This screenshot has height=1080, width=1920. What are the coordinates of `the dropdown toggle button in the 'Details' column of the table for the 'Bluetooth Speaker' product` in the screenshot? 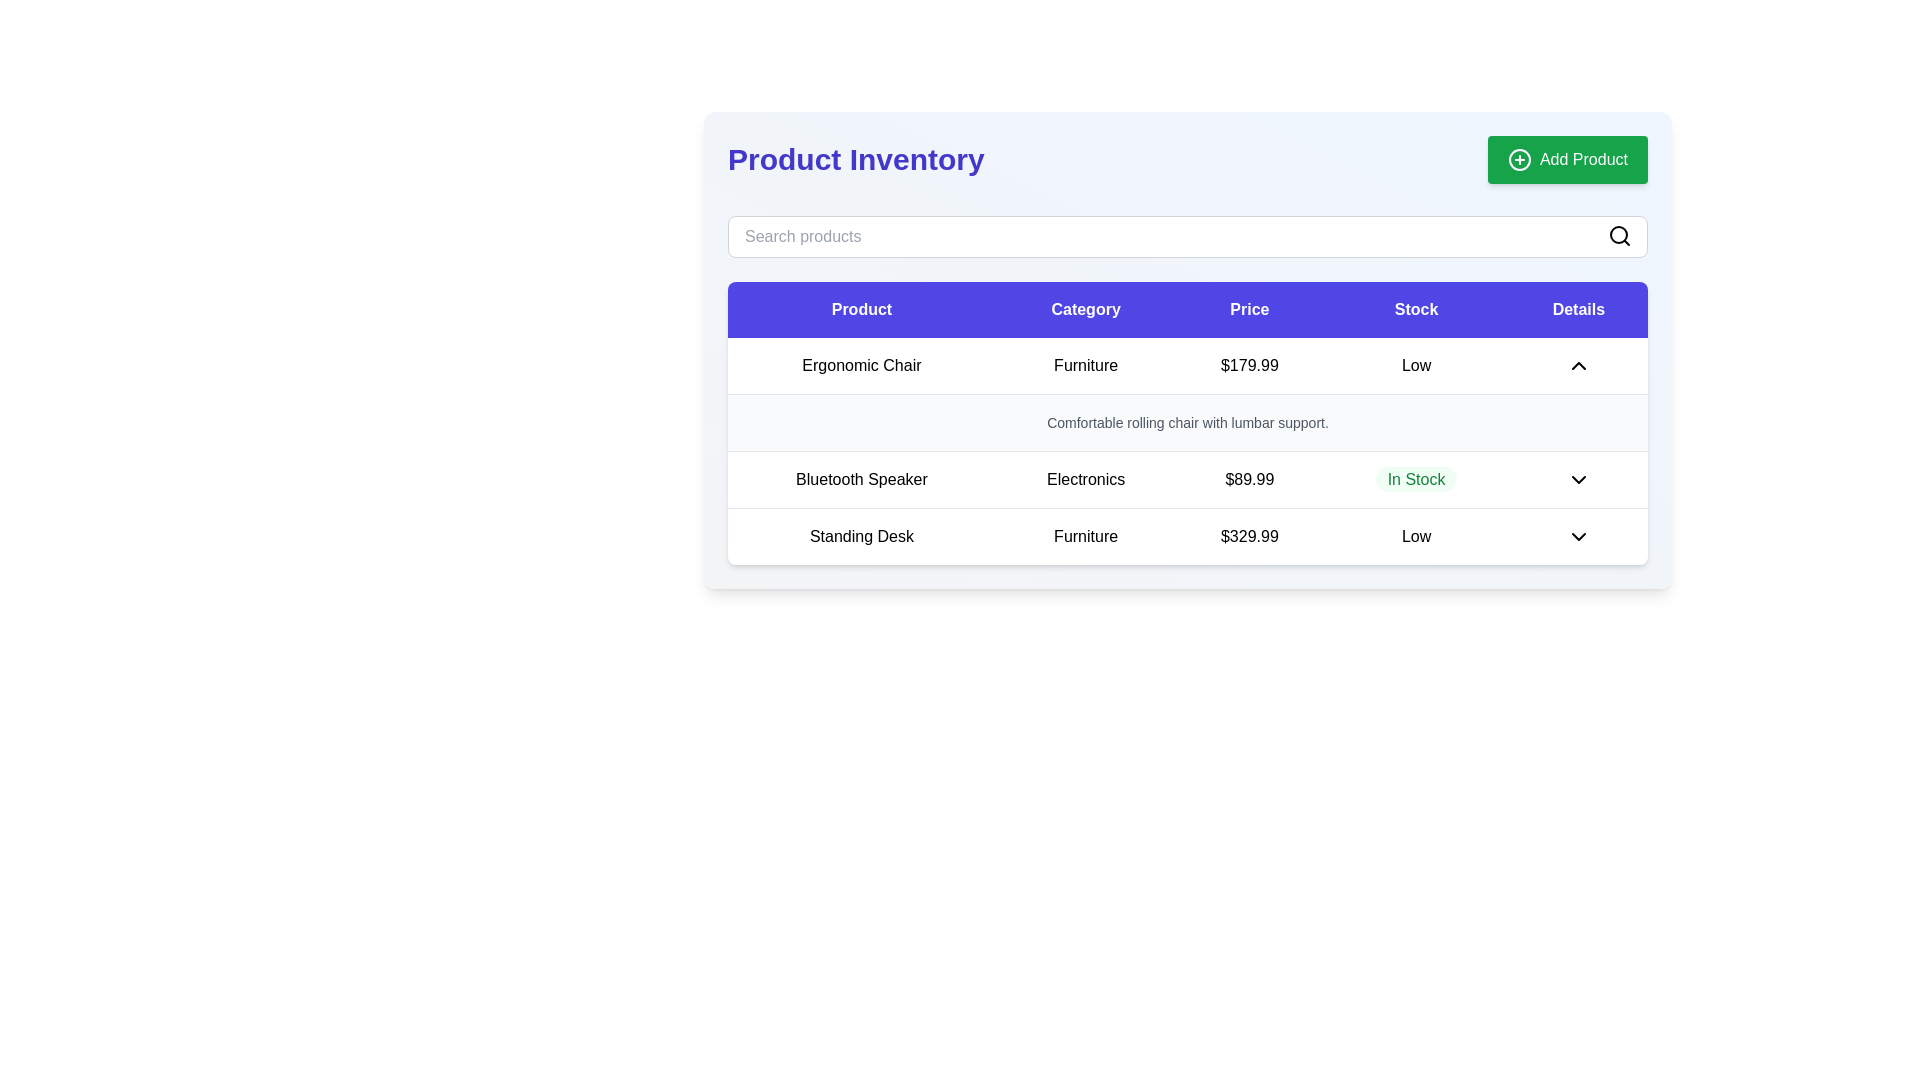 It's located at (1577, 479).